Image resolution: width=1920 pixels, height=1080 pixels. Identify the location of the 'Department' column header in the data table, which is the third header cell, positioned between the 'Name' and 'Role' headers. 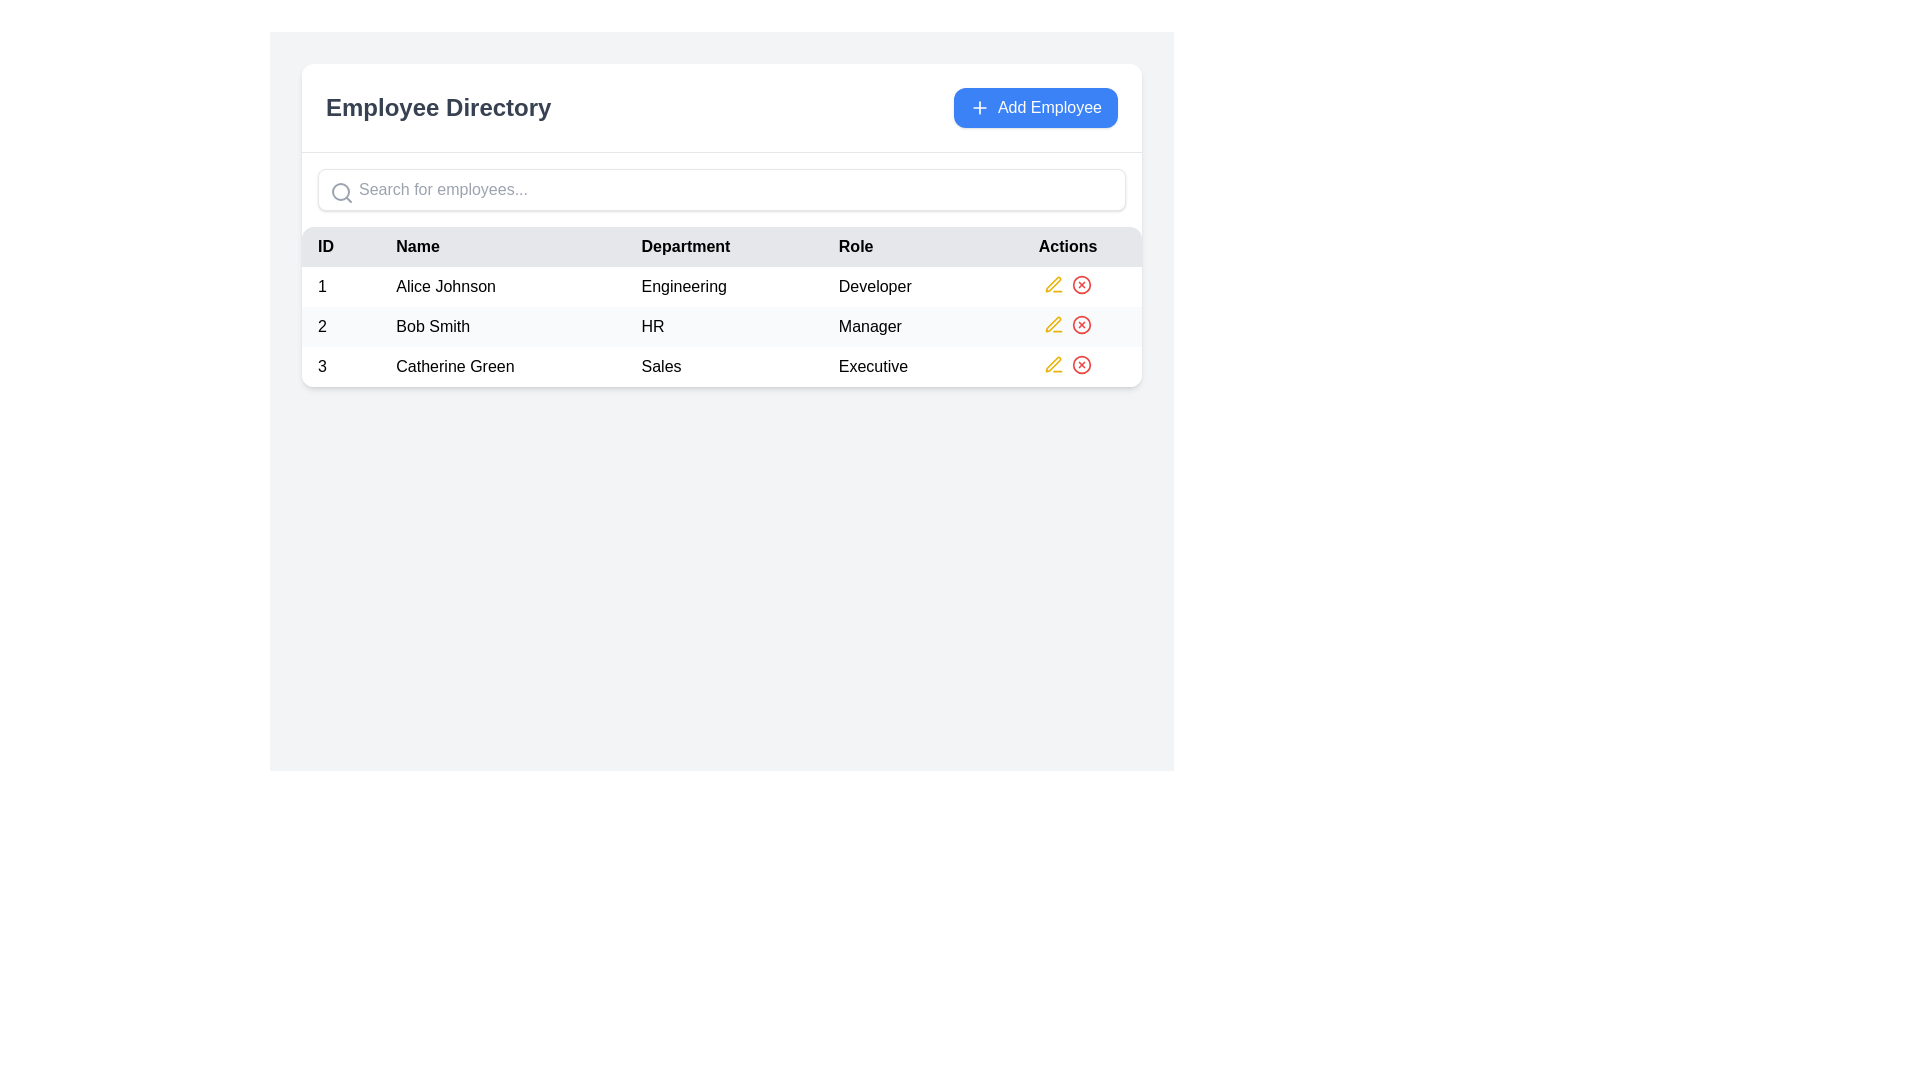
(723, 245).